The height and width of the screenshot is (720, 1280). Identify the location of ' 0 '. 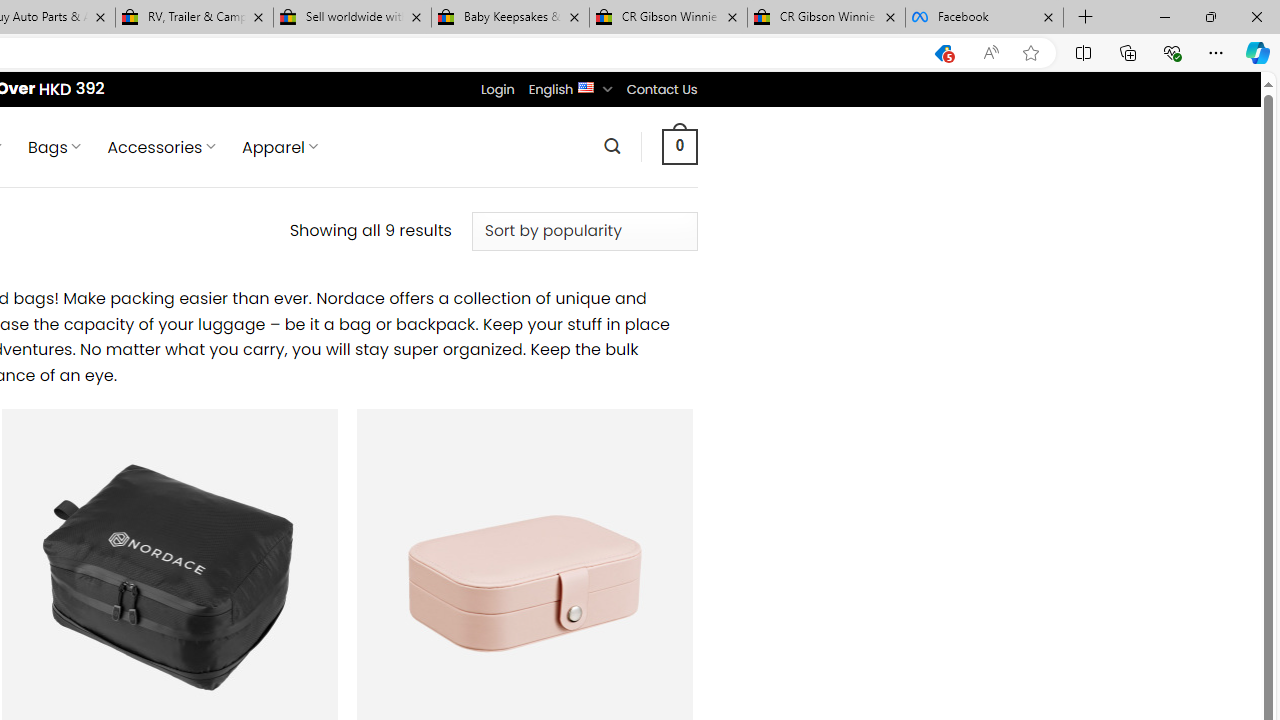
(679, 145).